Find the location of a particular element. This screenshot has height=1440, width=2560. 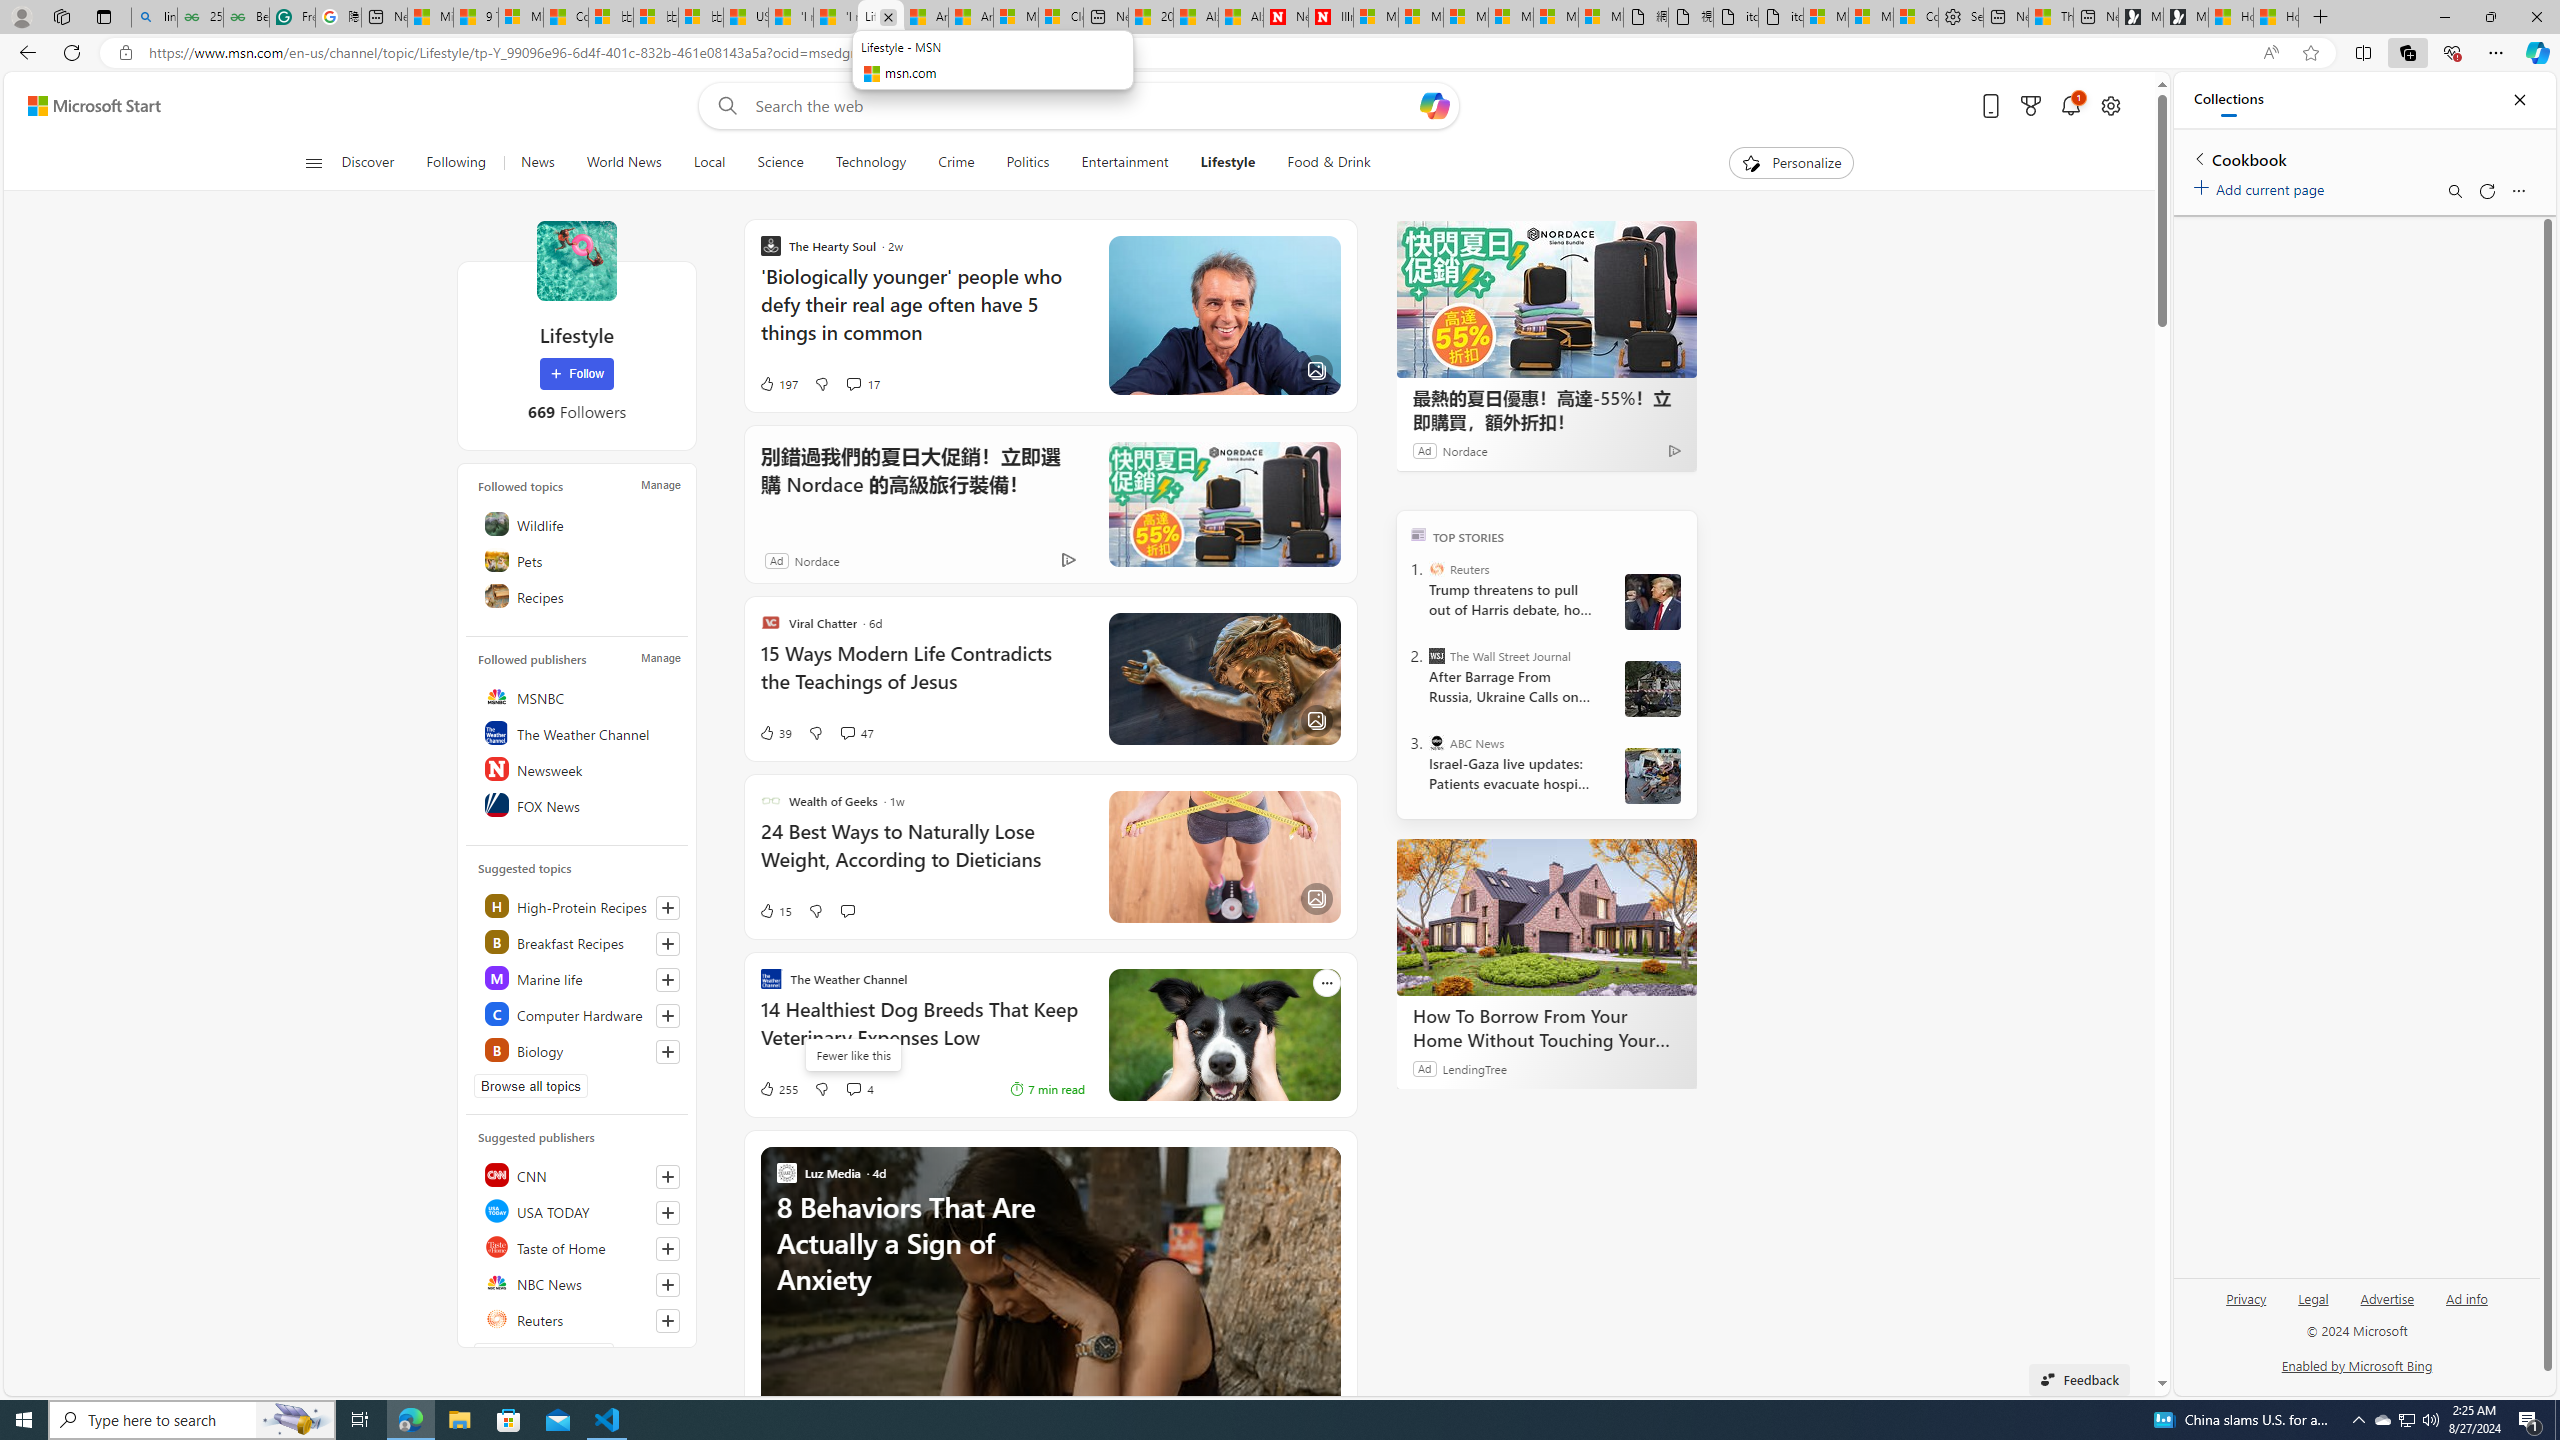

'Discover' is located at coordinates (375, 162).